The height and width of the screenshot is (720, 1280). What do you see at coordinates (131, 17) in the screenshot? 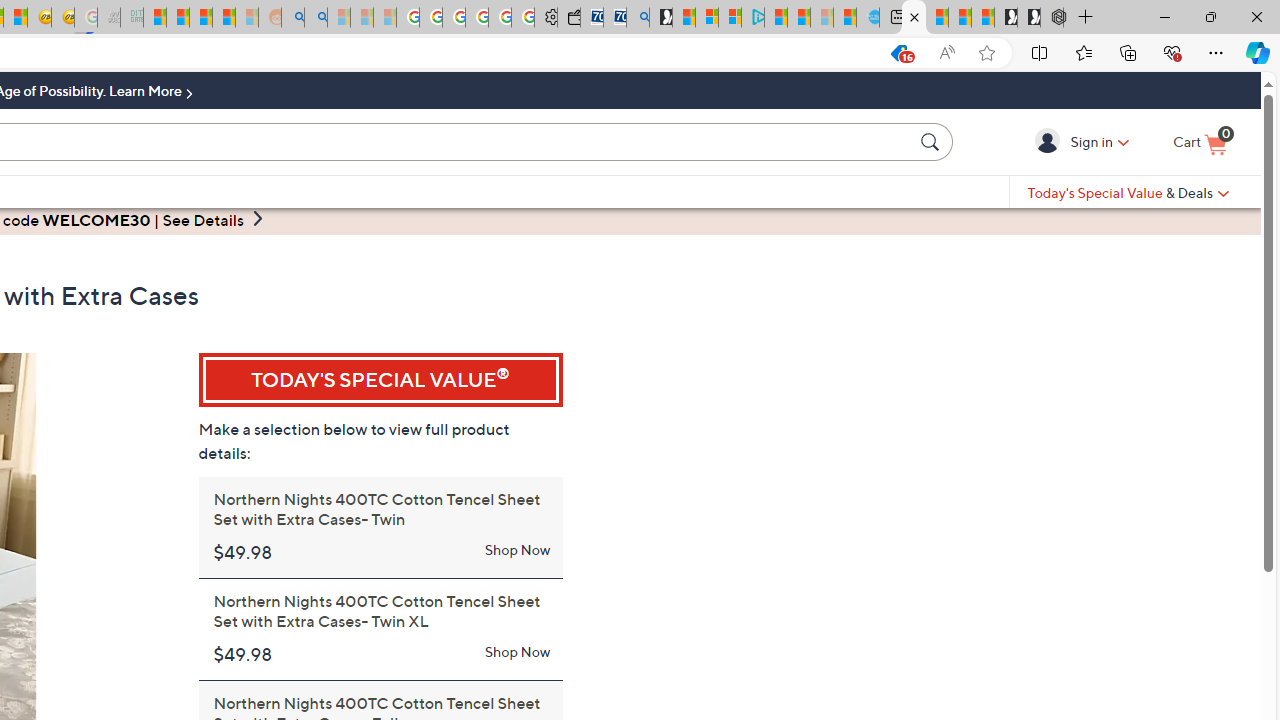
I see `'DITOGAMES AG Imprint - Sleeping'` at bounding box center [131, 17].